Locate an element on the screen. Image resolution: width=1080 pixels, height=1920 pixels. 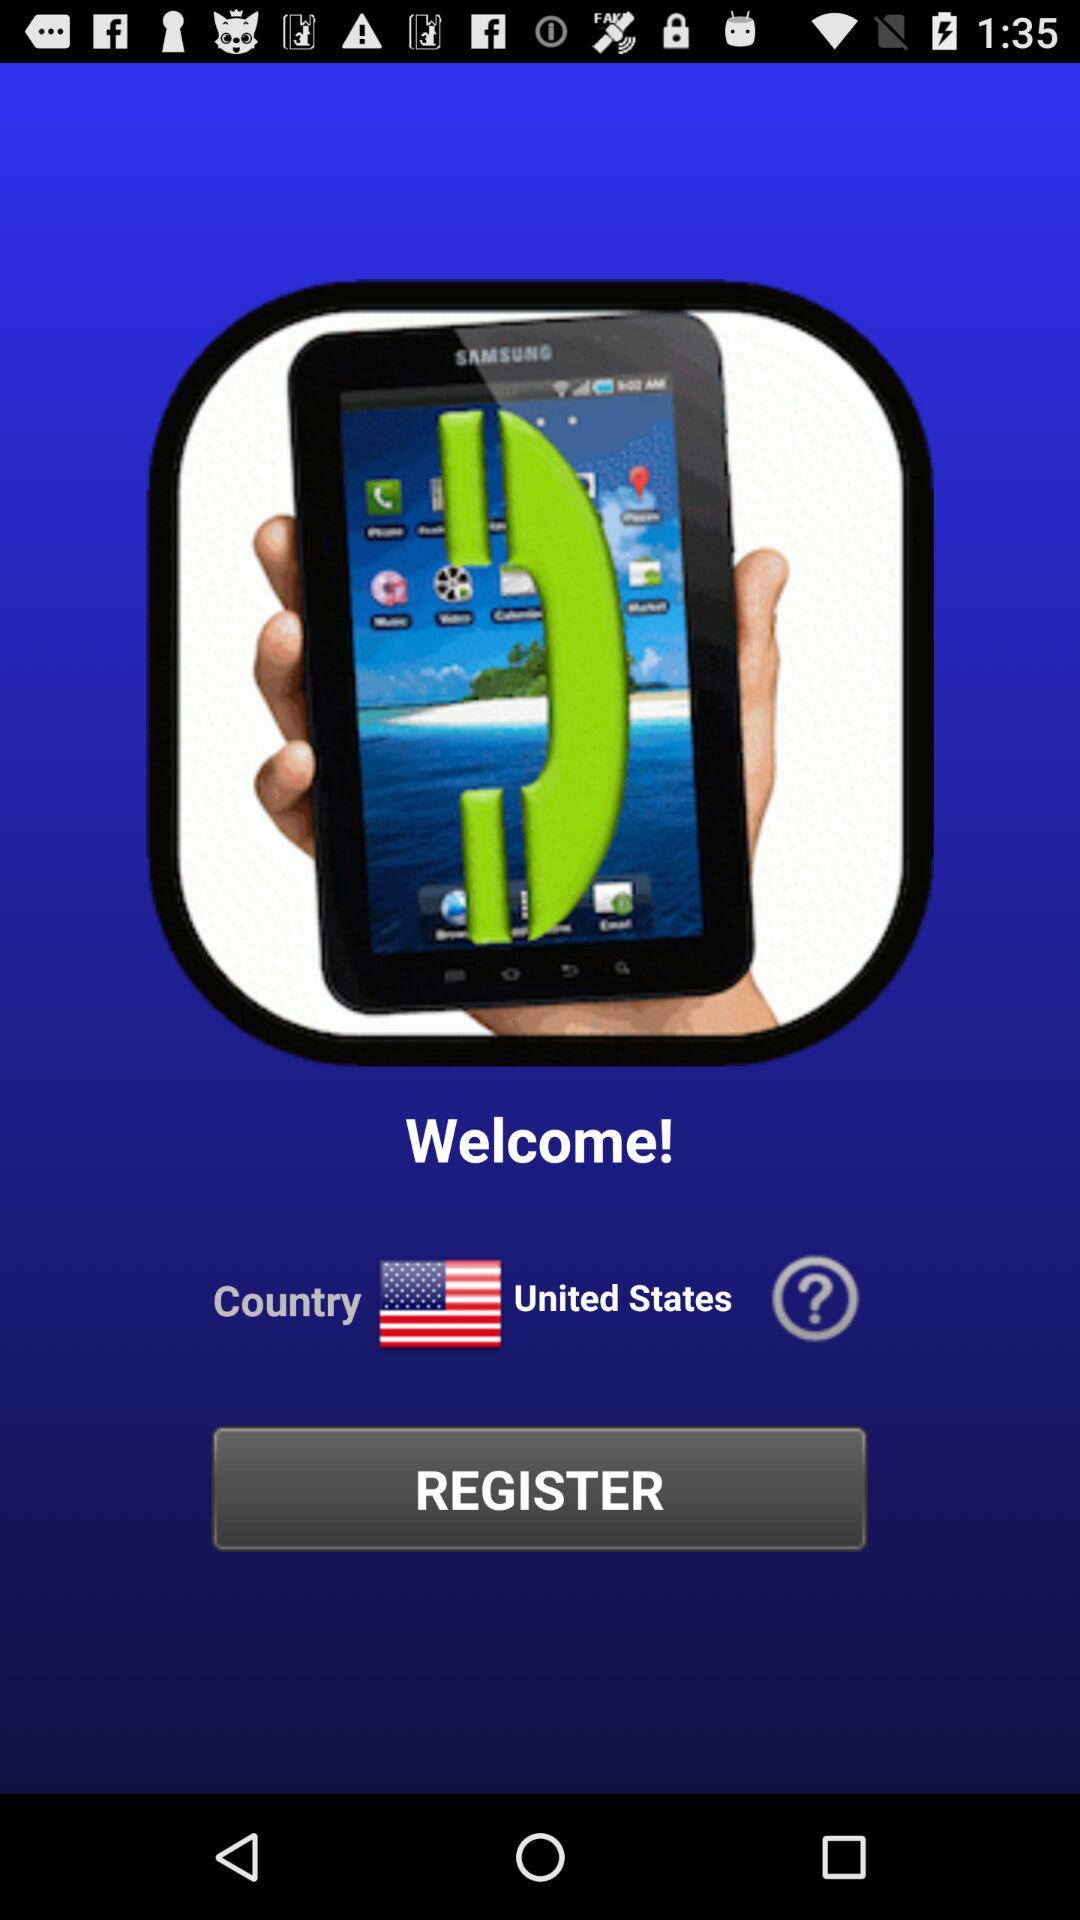
the app to the left of united states item is located at coordinates (439, 1305).